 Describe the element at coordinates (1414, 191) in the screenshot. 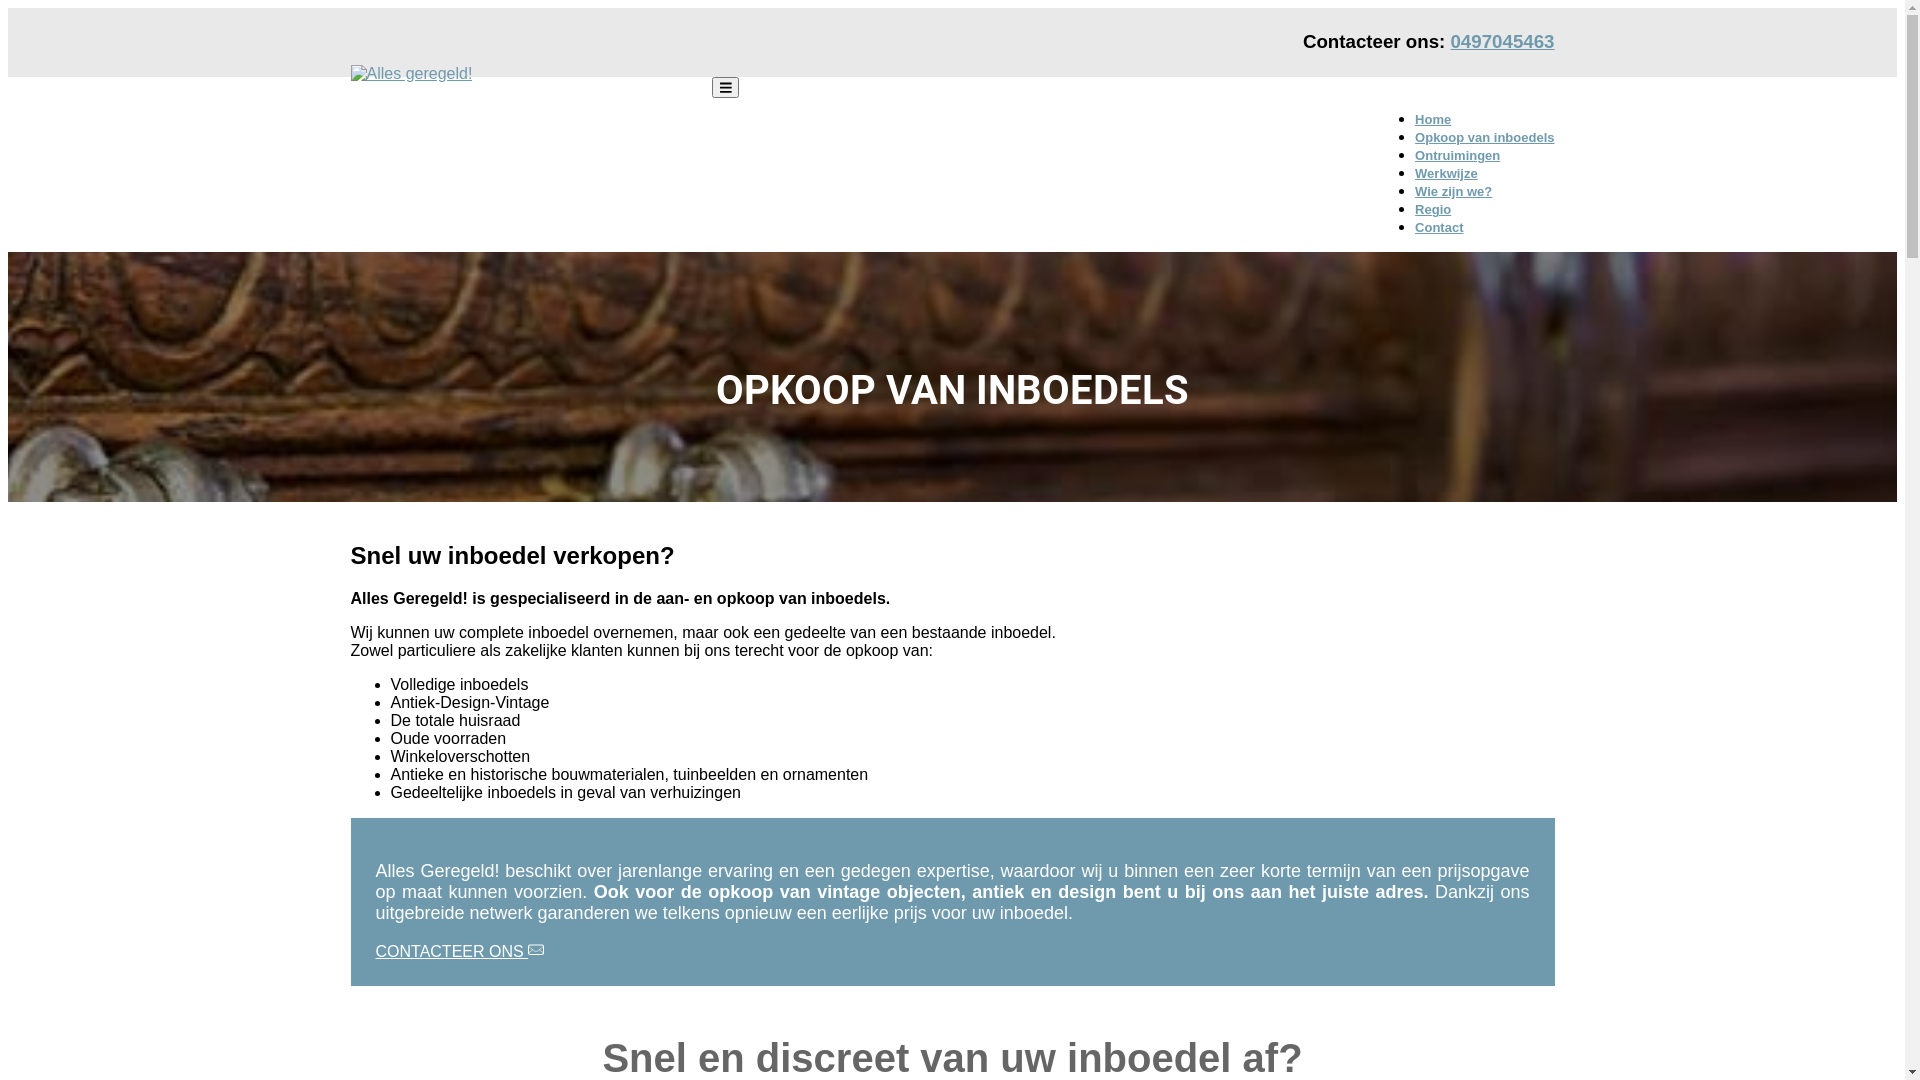

I see `'Wie zijn we?'` at that location.